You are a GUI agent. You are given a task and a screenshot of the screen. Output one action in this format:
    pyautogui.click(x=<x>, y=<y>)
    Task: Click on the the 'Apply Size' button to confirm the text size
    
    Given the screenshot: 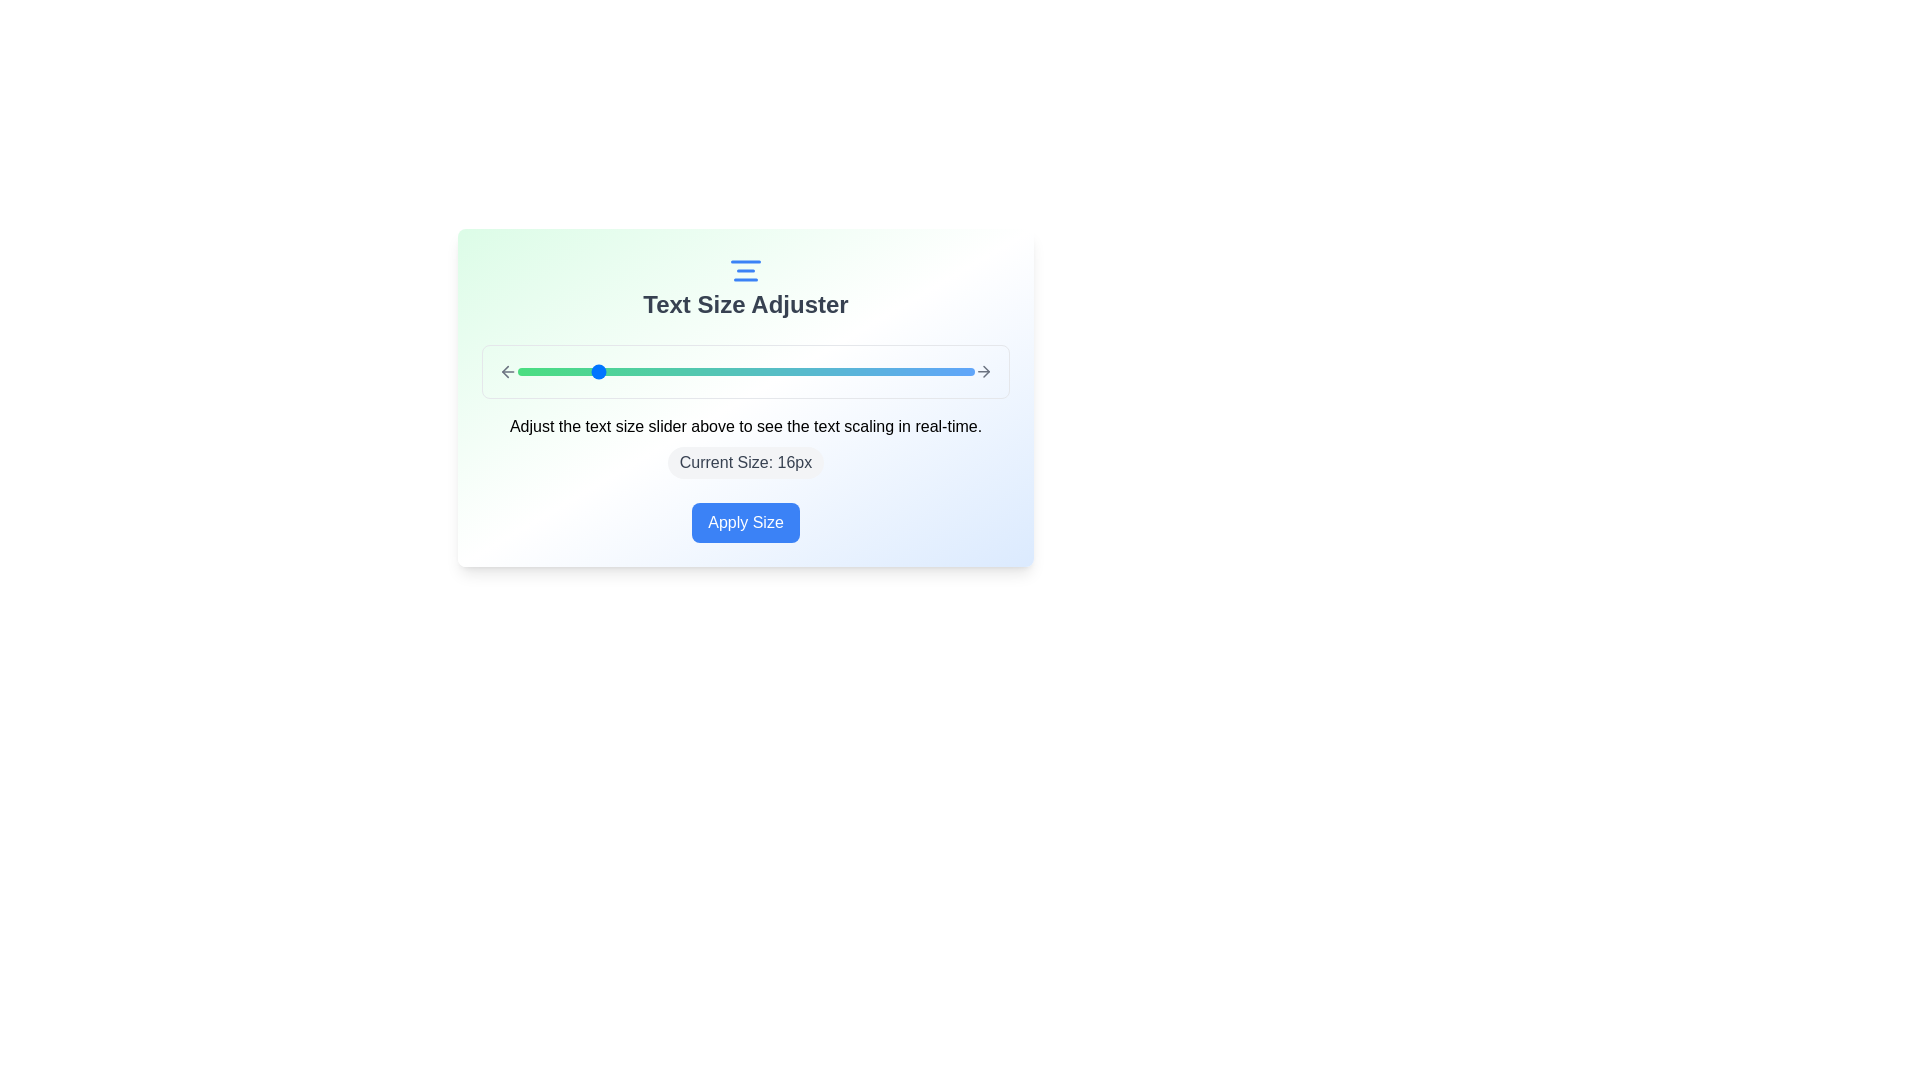 What is the action you would take?
    pyautogui.click(x=744, y=522)
    